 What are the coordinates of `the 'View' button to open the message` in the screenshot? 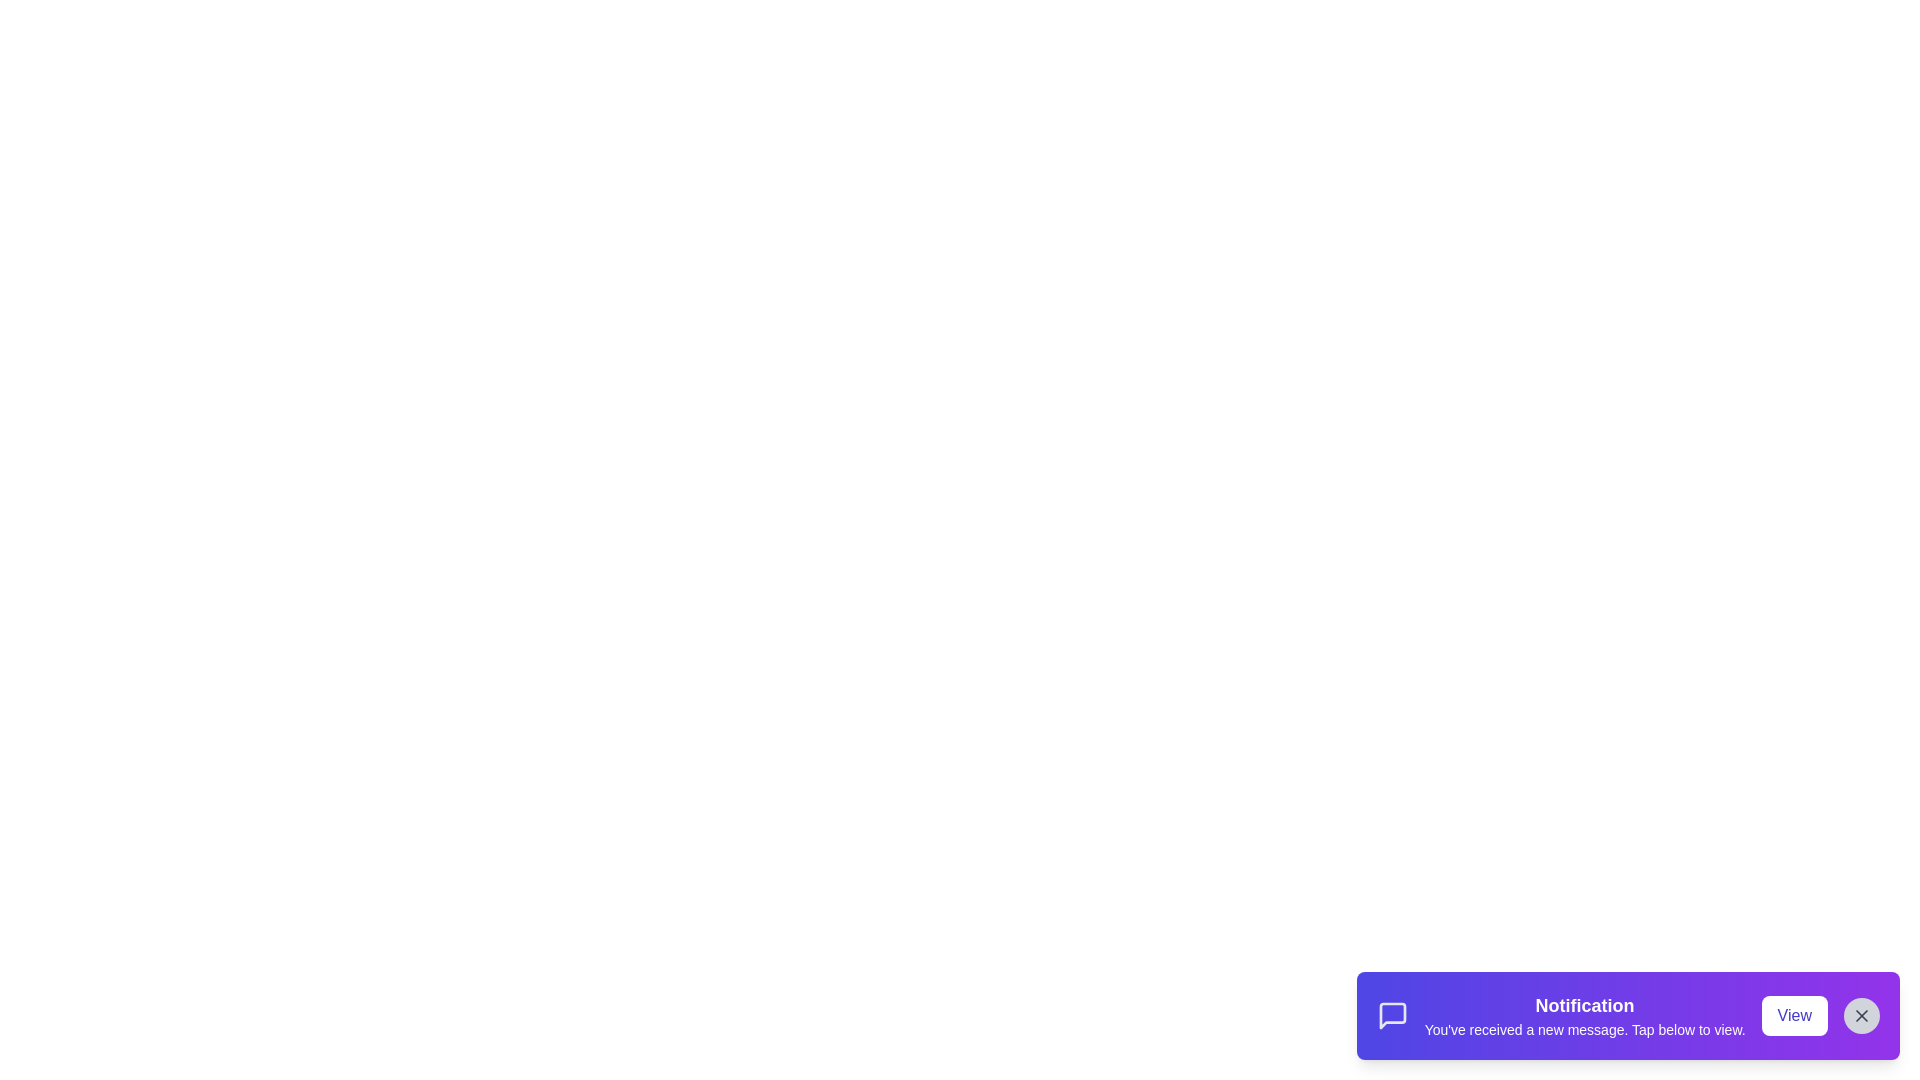 It's located at (1794, 1015).